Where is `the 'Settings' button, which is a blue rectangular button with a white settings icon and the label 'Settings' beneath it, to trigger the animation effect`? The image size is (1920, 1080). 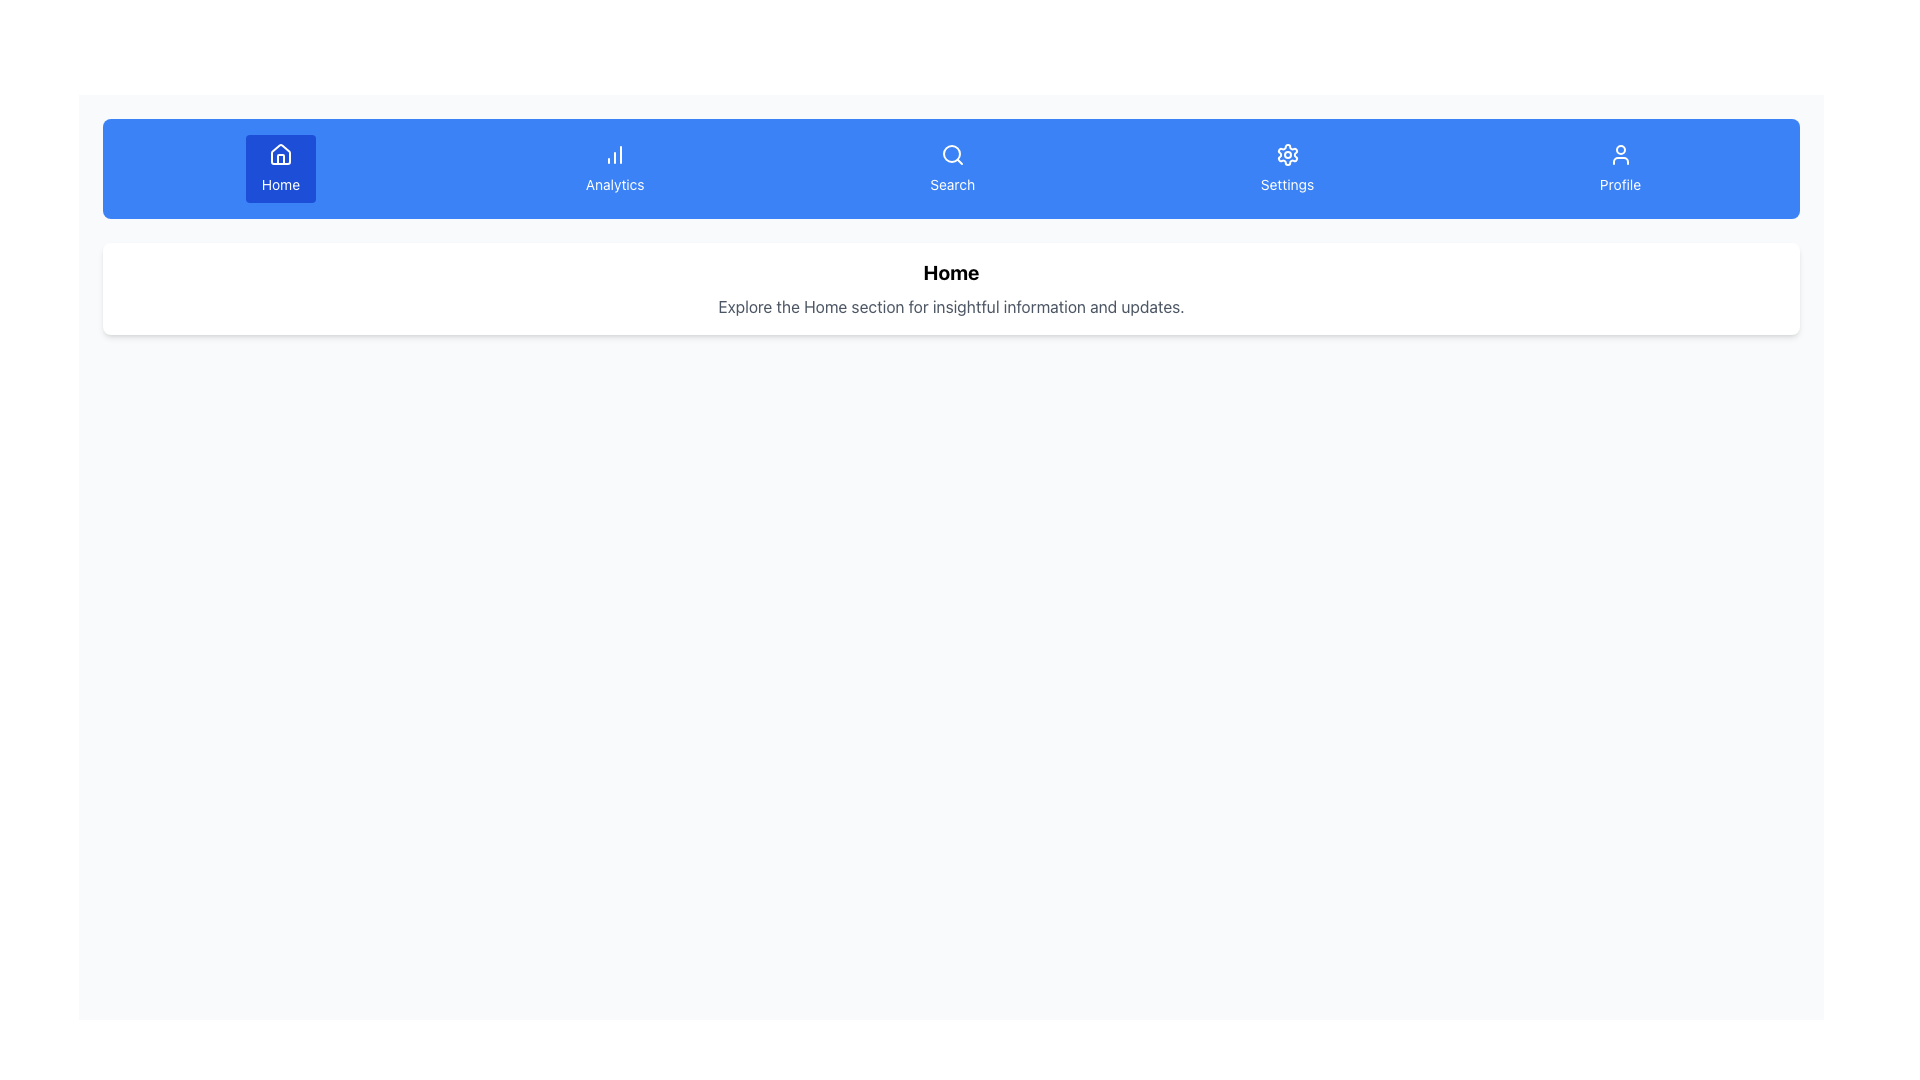 the 'Settings' button, which is a blue rectangular button with a white settings icon and the label 'Settings' beneath it, to trigger the animation effect is located at coordinates (1287, 168).